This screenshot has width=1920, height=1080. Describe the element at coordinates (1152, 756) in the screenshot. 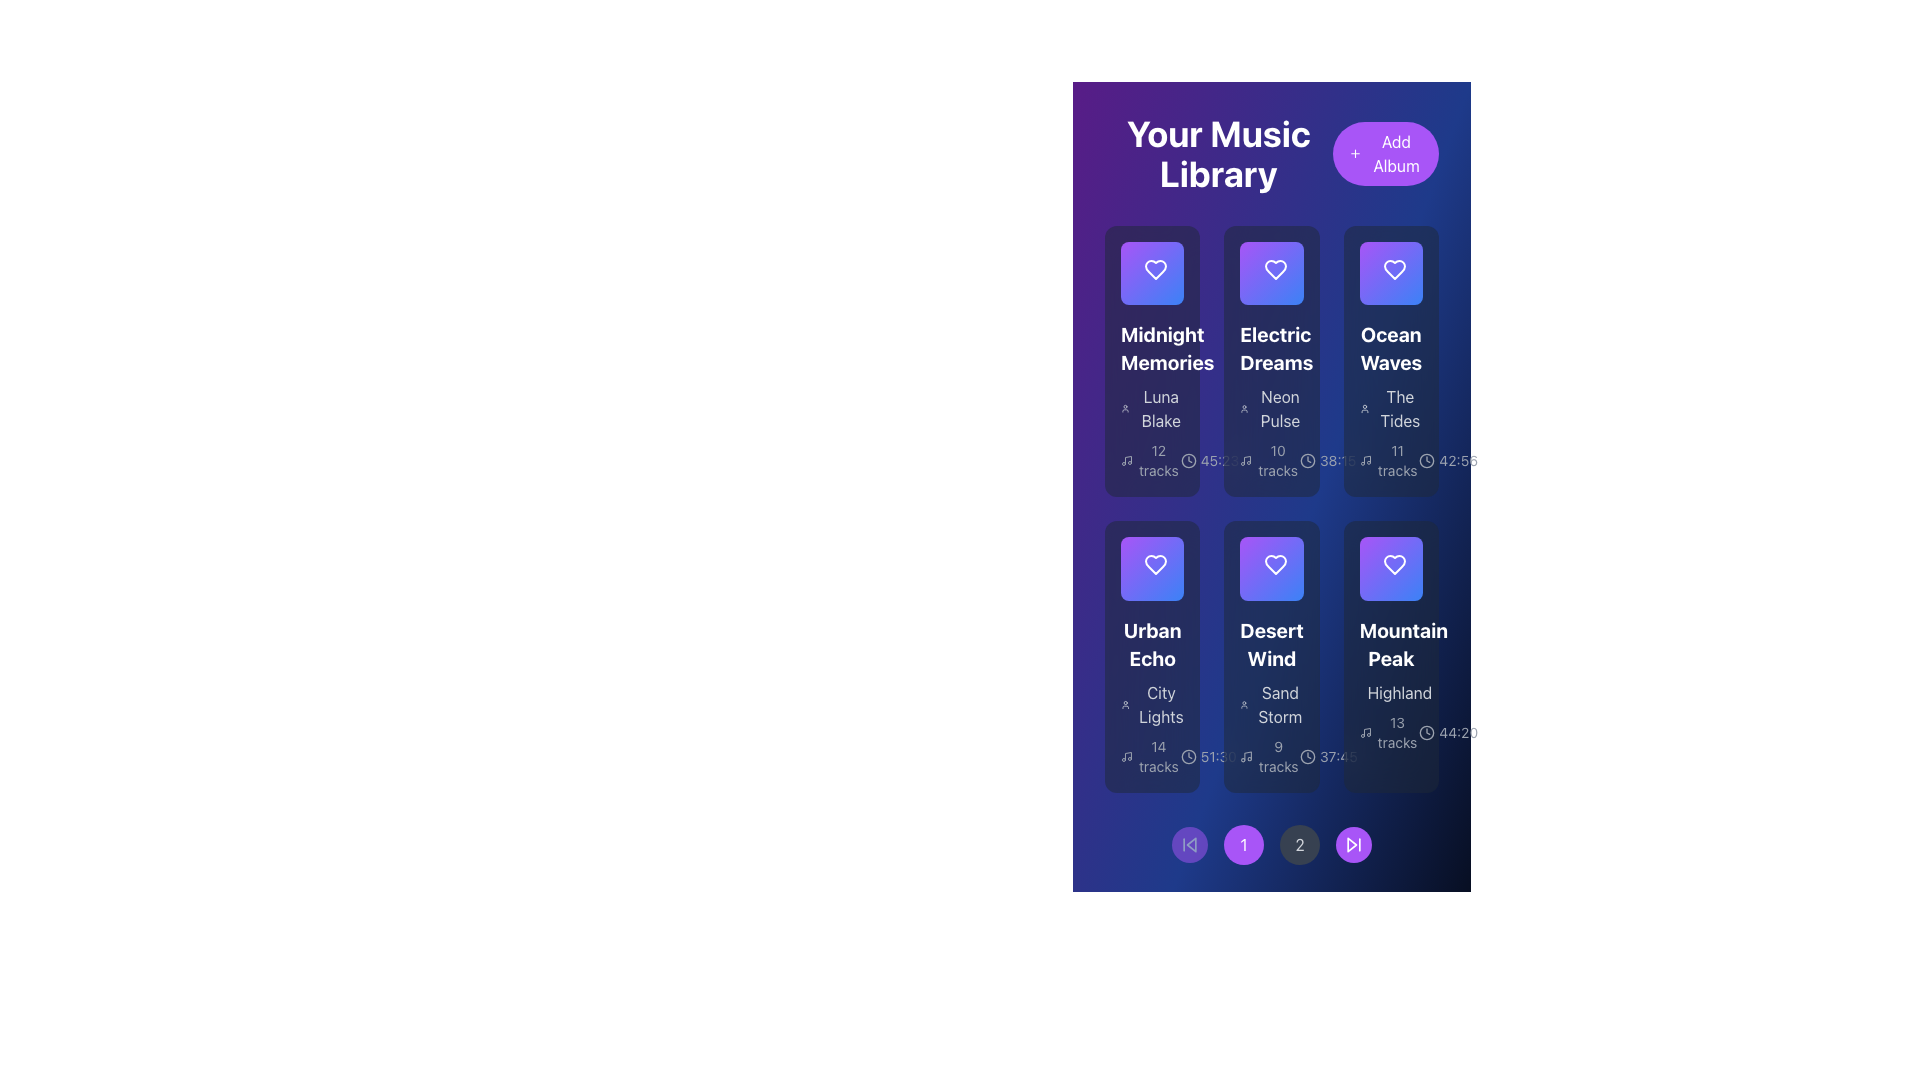

I see `the Text display indicating the number of tracks available in the album 'Urban Echo', located at the bottom of the 'Urban Echo' section and to the left of the '51:30' runtime text` at that location.